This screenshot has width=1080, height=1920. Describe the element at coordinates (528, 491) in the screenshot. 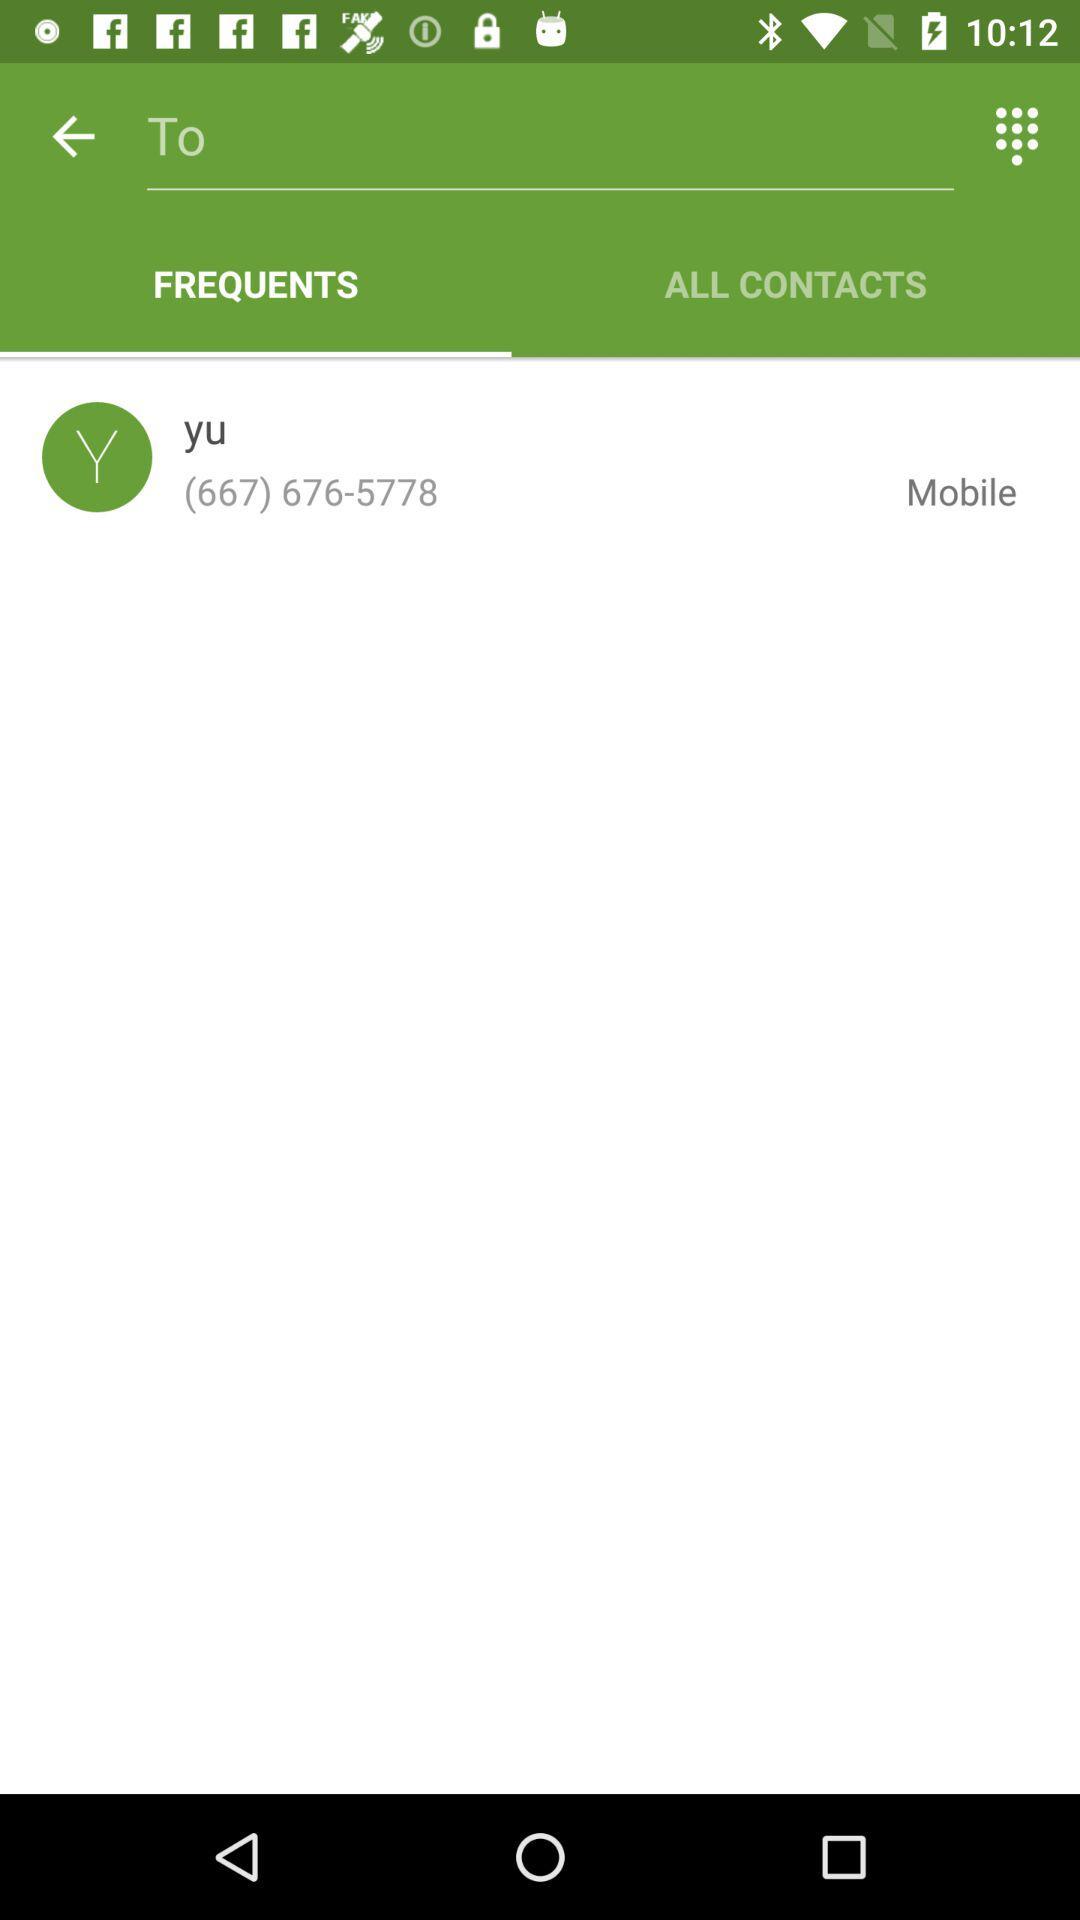

I see `icon below the yu item` at that location.